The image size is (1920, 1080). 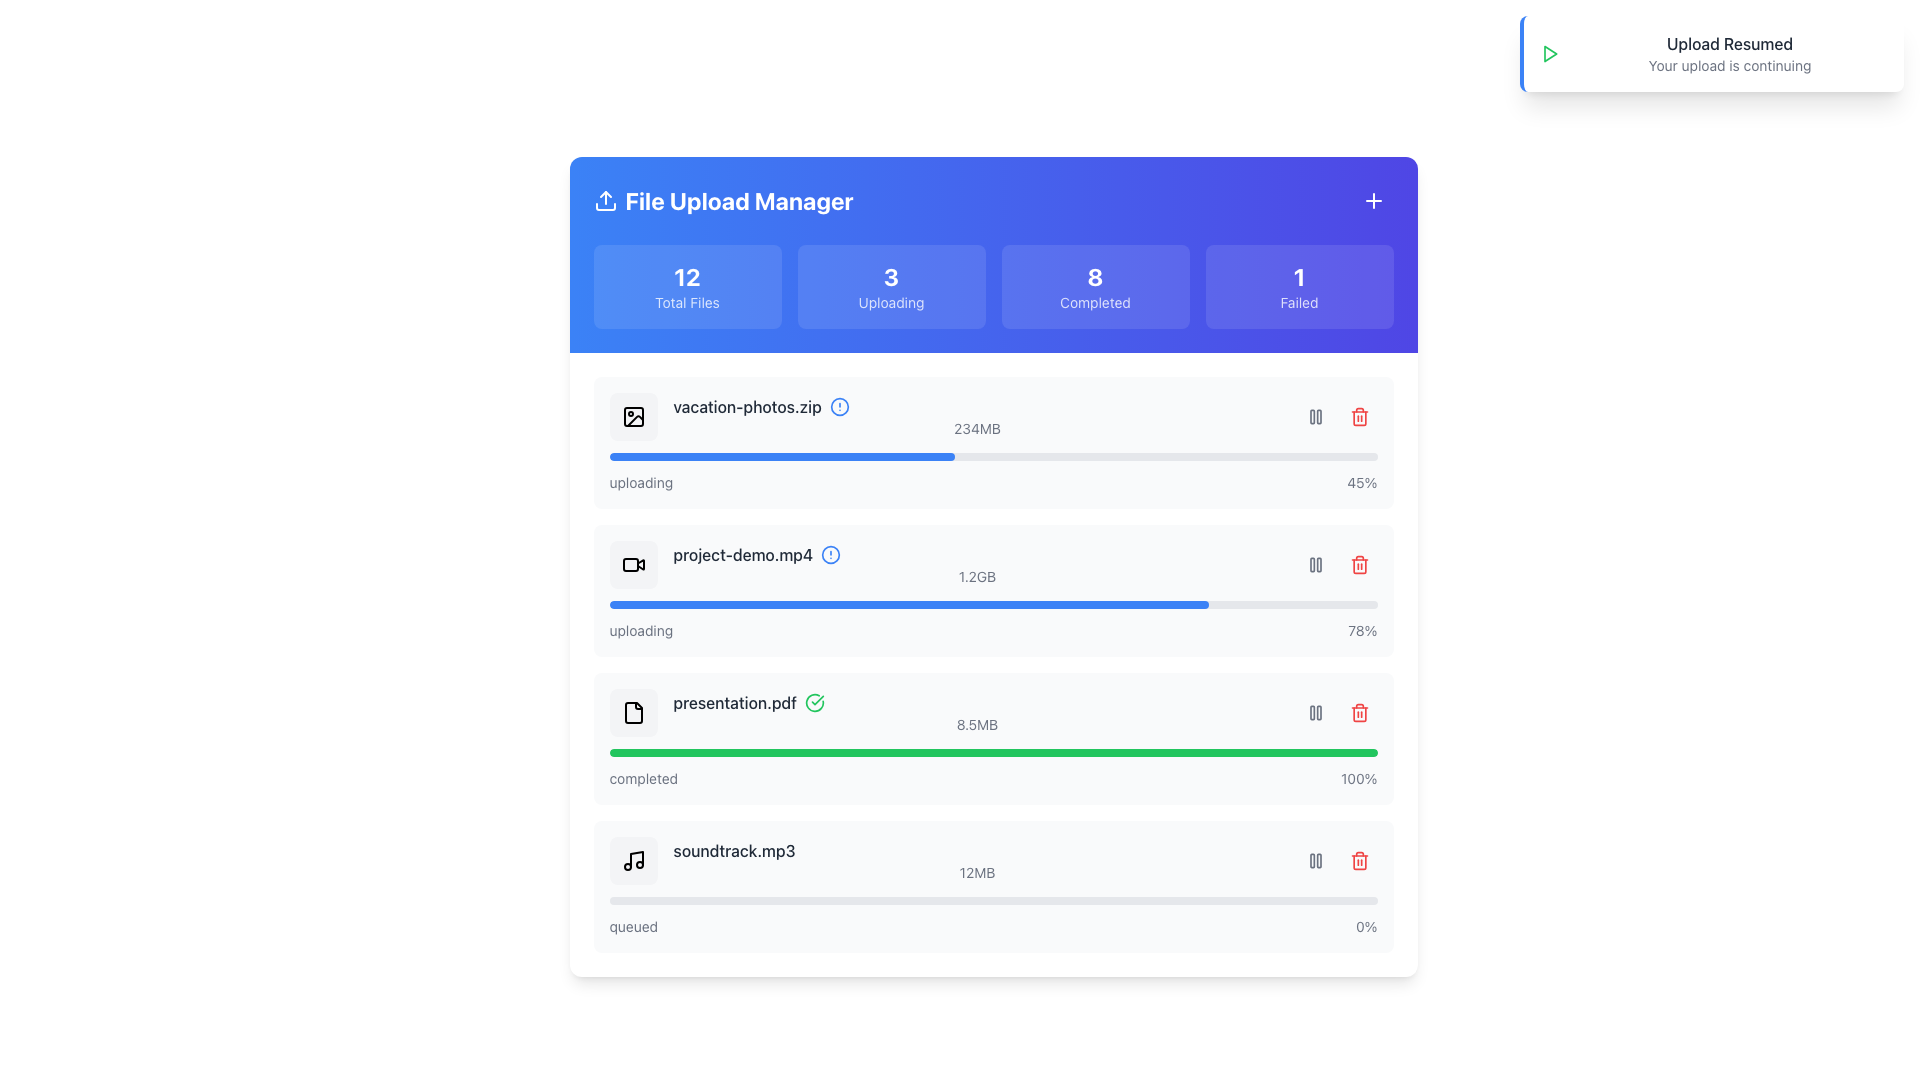 I want to click on the square file icon with a white background and black border representing 'presentation.pdf', so click(x=632, y=712).